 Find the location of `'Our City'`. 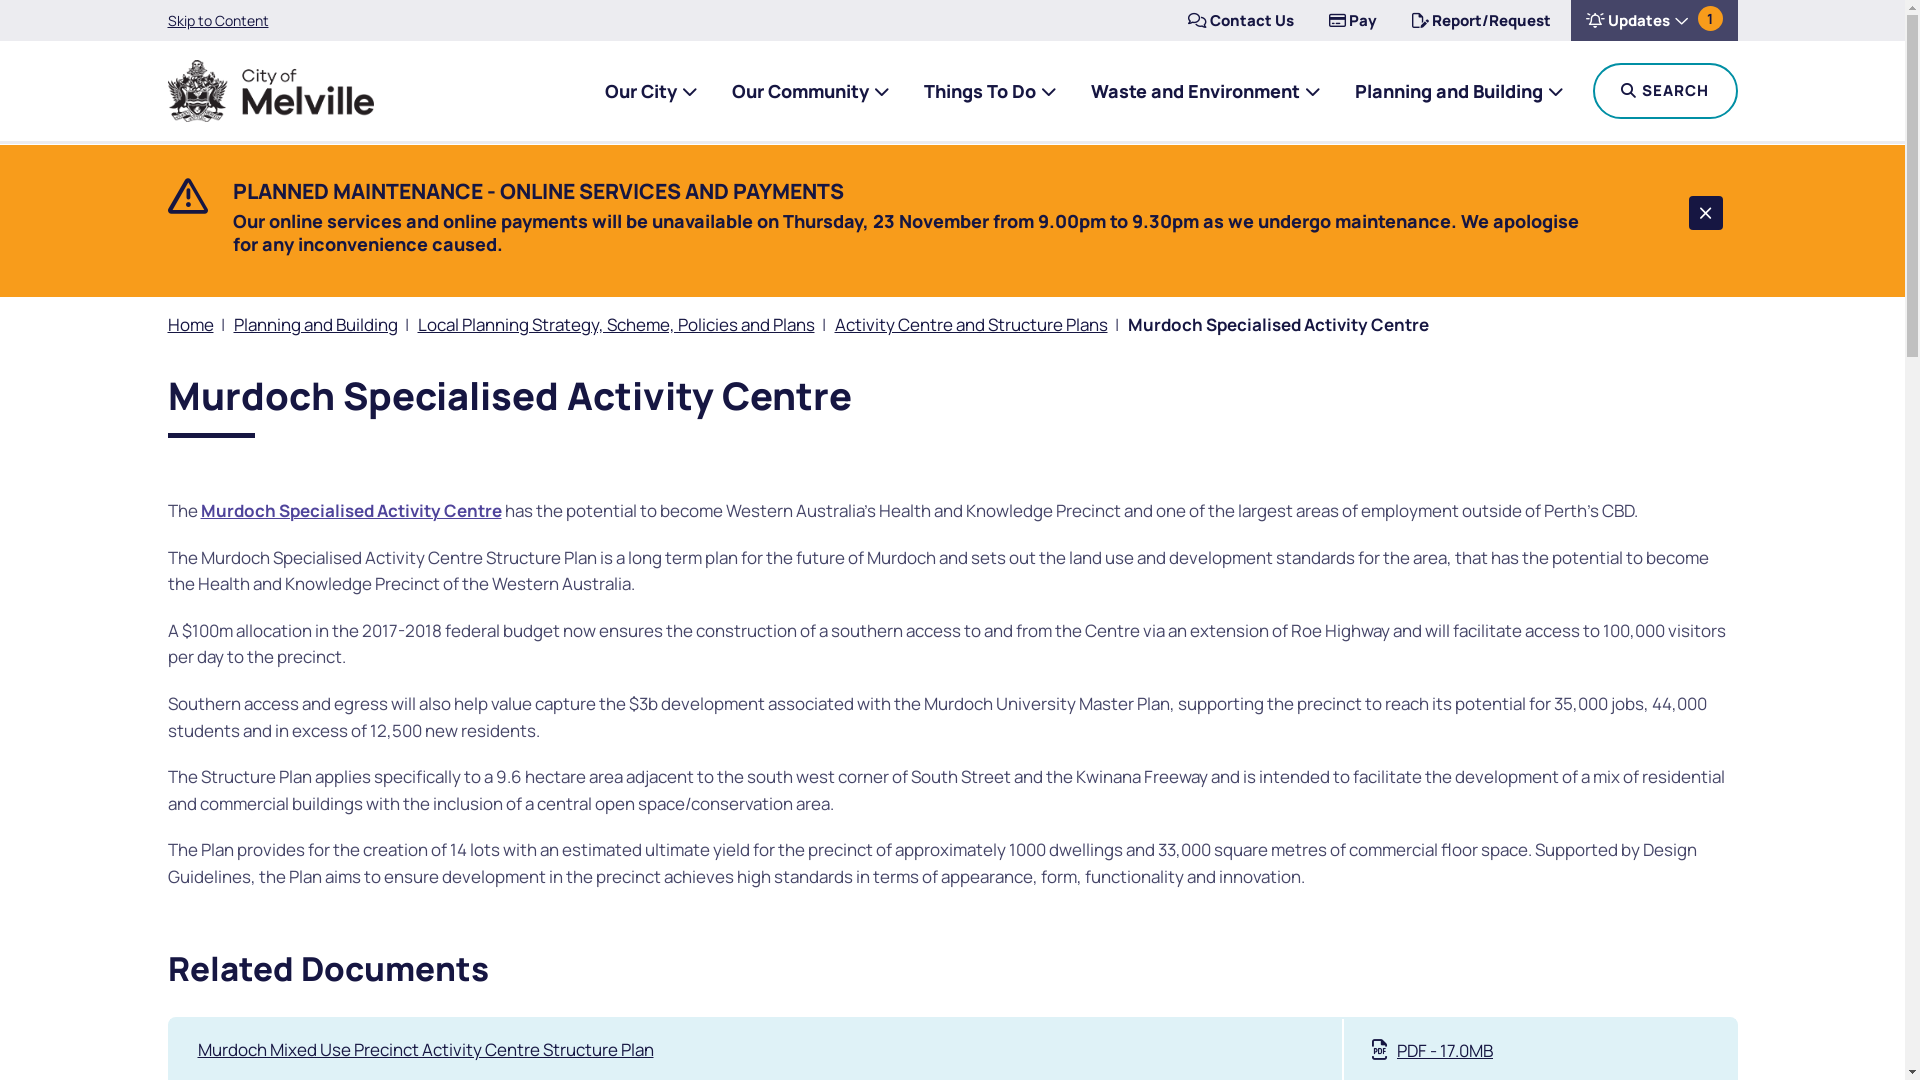

'Our City' is located at coordinates (603, 91).